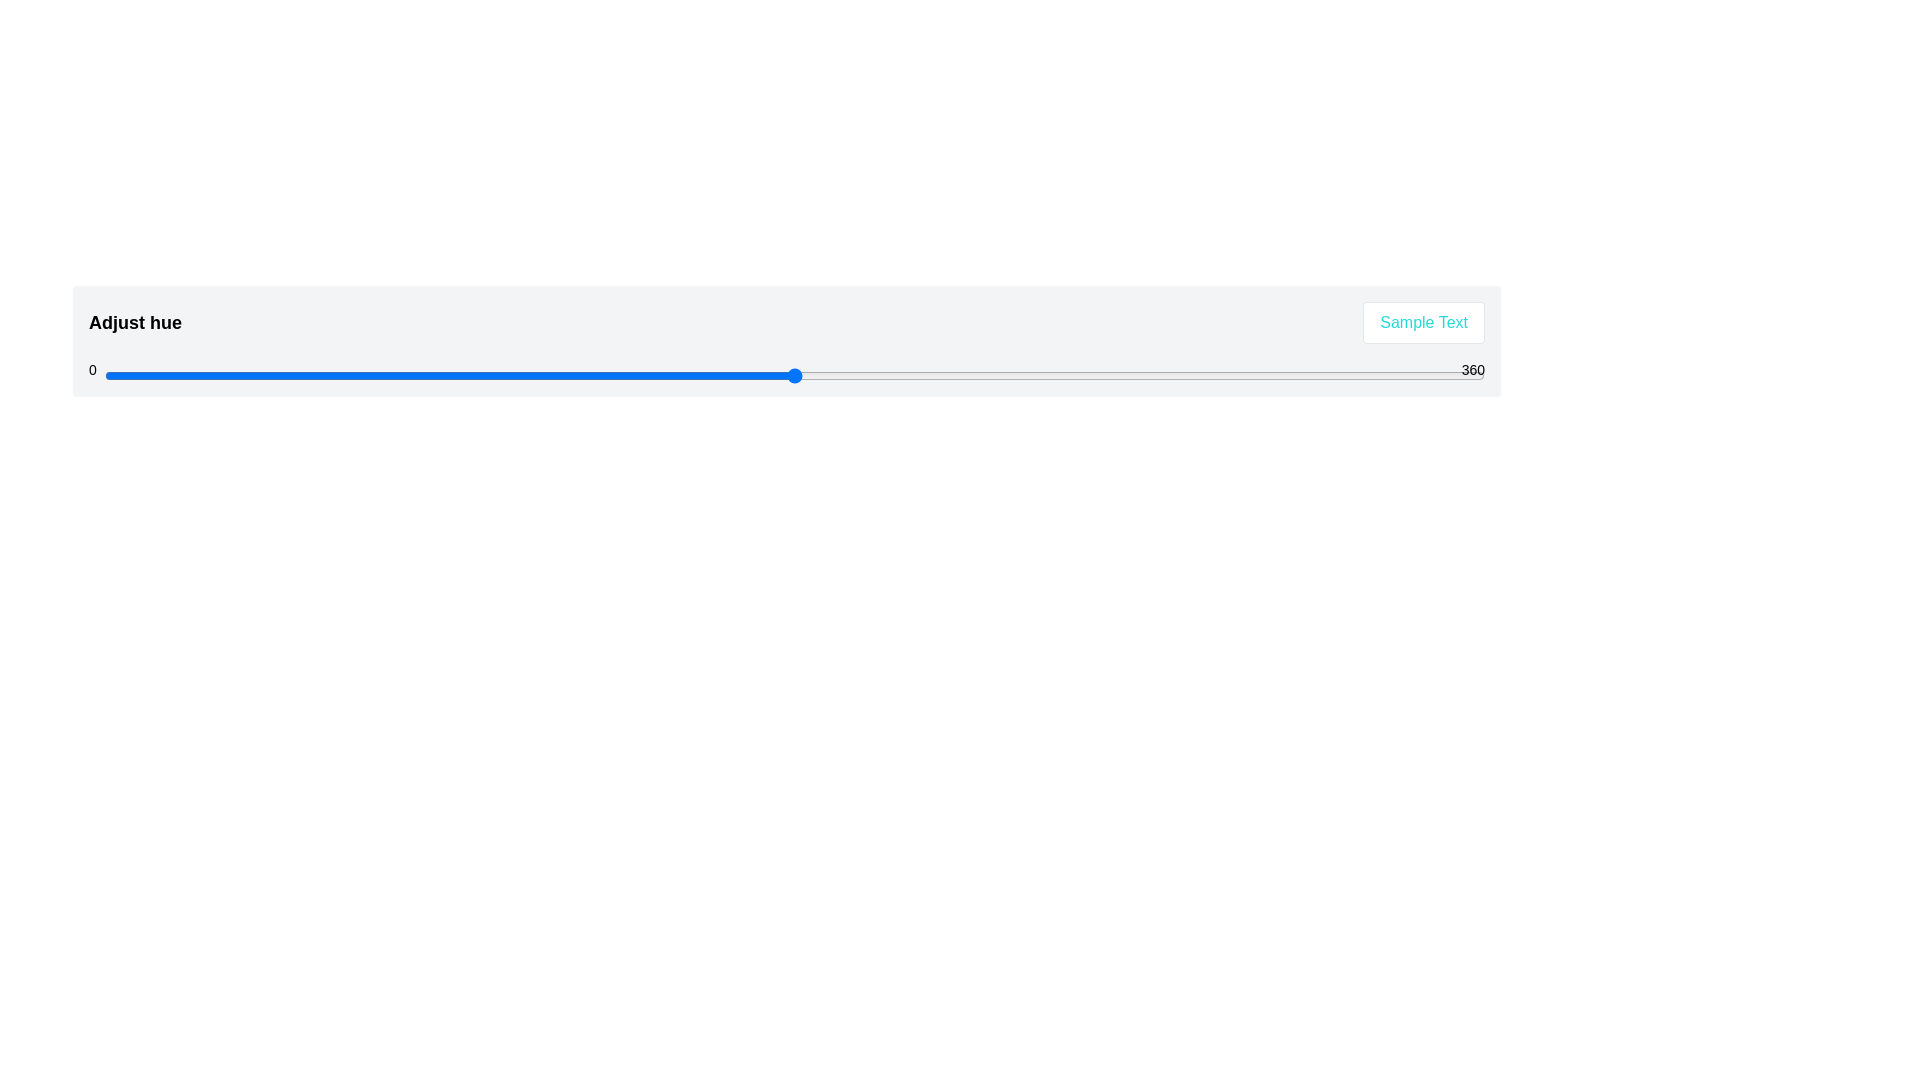  Describe the element at coordinates (1112, 375) in the screenshot. I see `the hue slider to set the hue value to 263` at that location.